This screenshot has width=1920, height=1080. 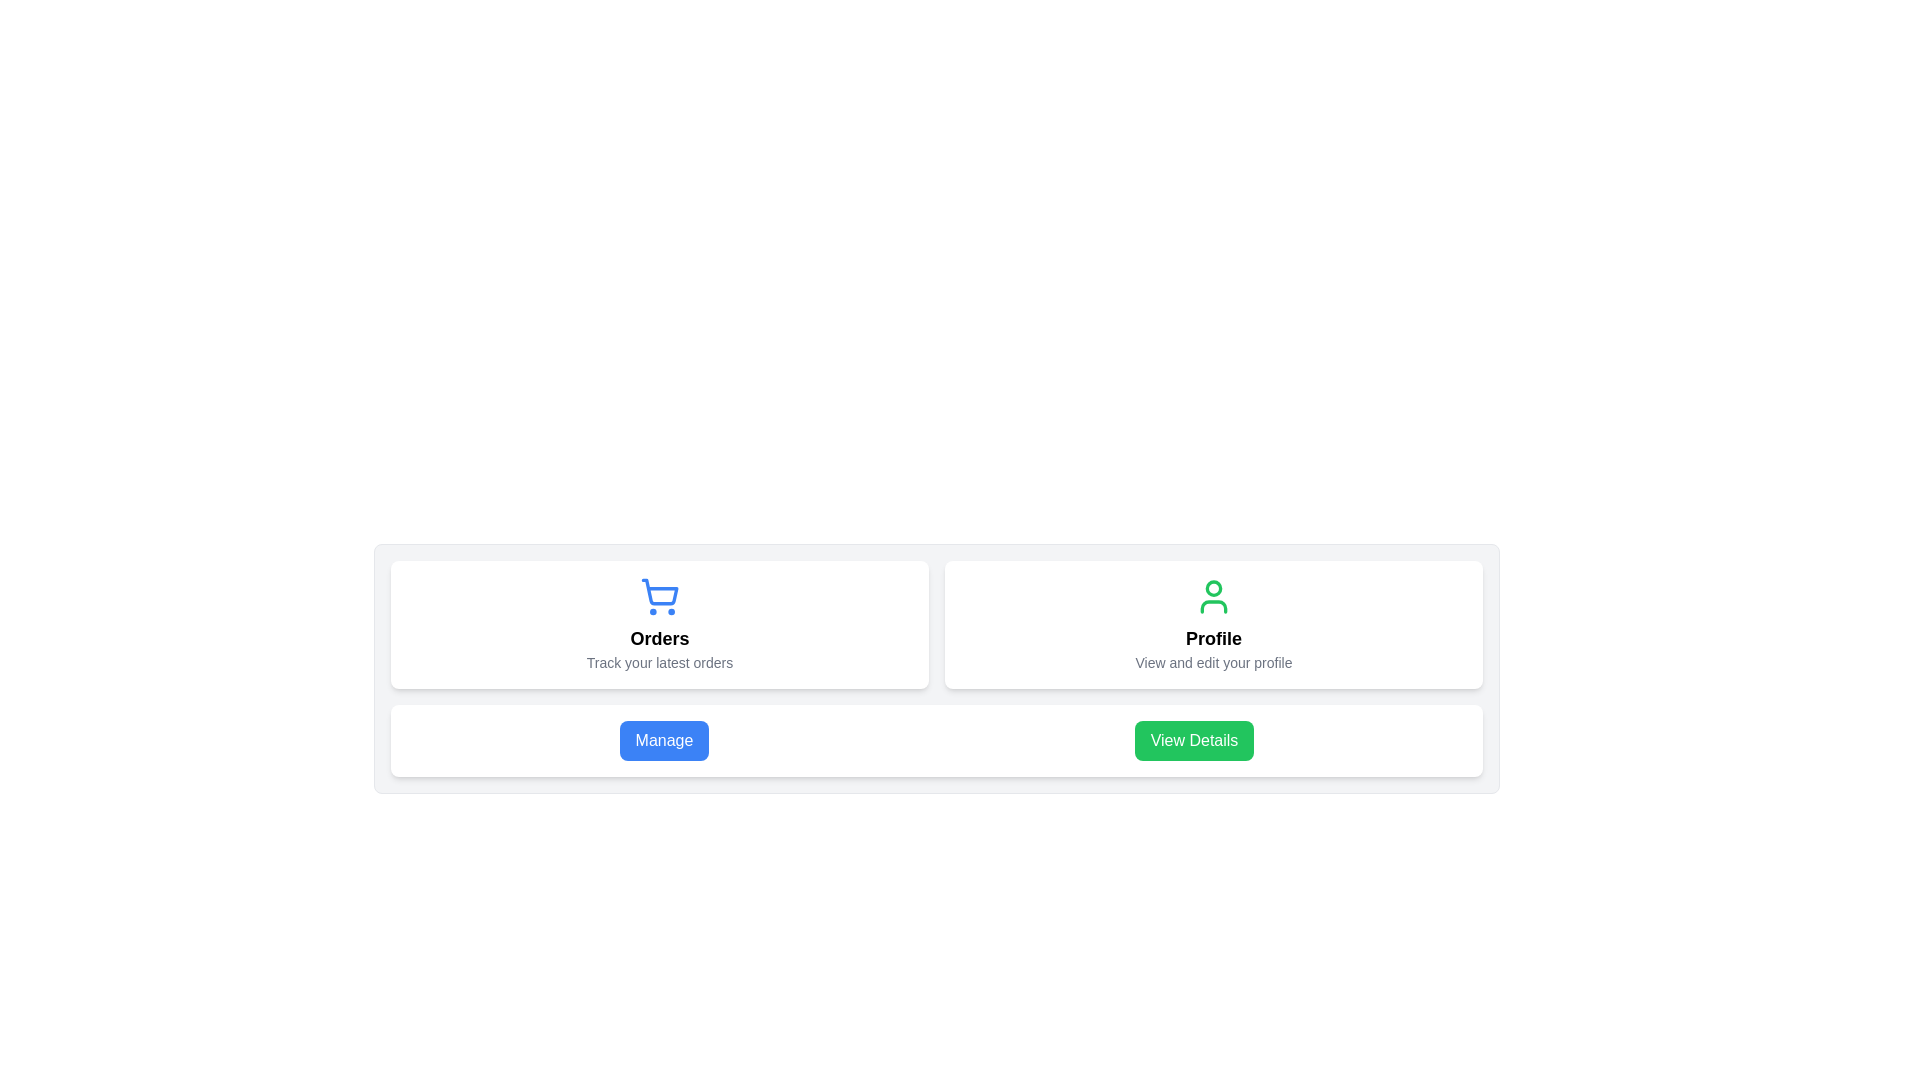 I want to click on the text label that reads 'Track your latest orders', styled in small gray font, located below the 'Orders' header and shopping cart icon, so click(x=660, y=663).